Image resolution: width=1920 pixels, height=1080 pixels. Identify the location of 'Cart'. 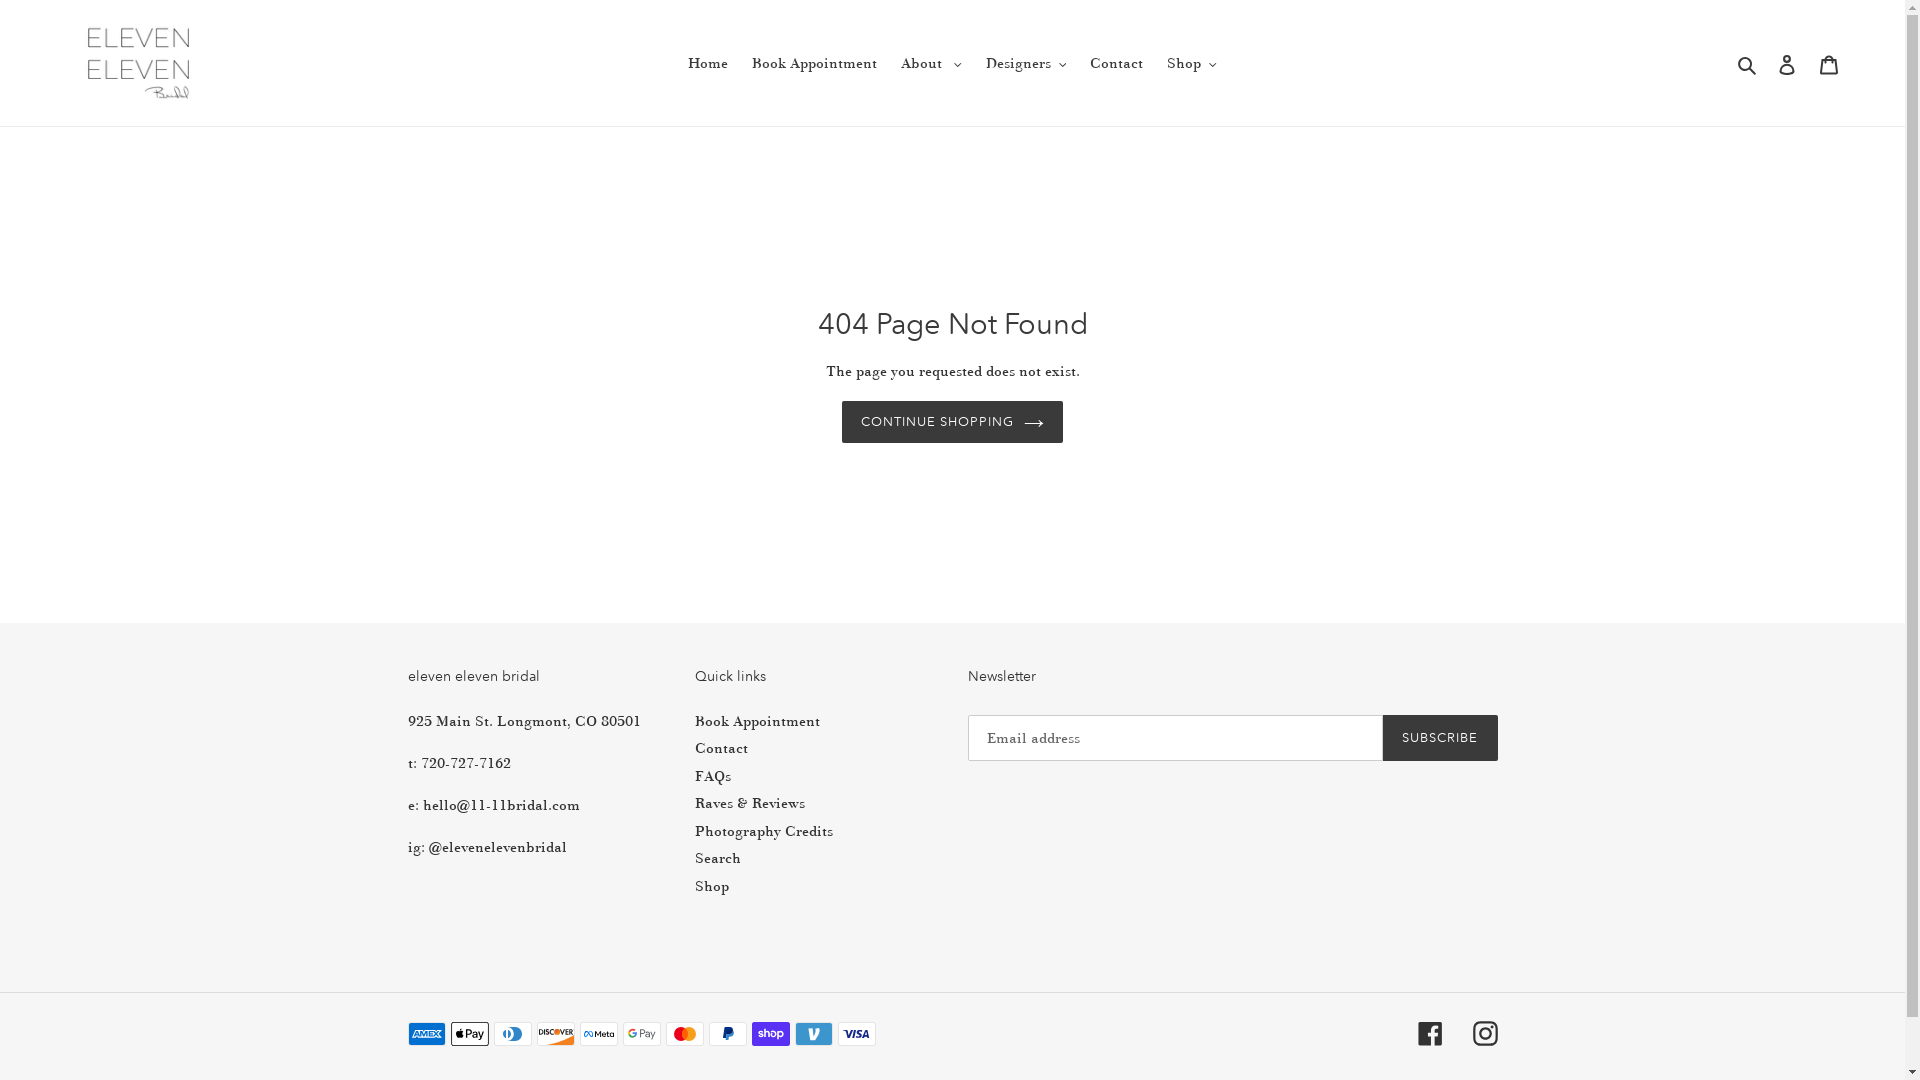
(1828, 62).